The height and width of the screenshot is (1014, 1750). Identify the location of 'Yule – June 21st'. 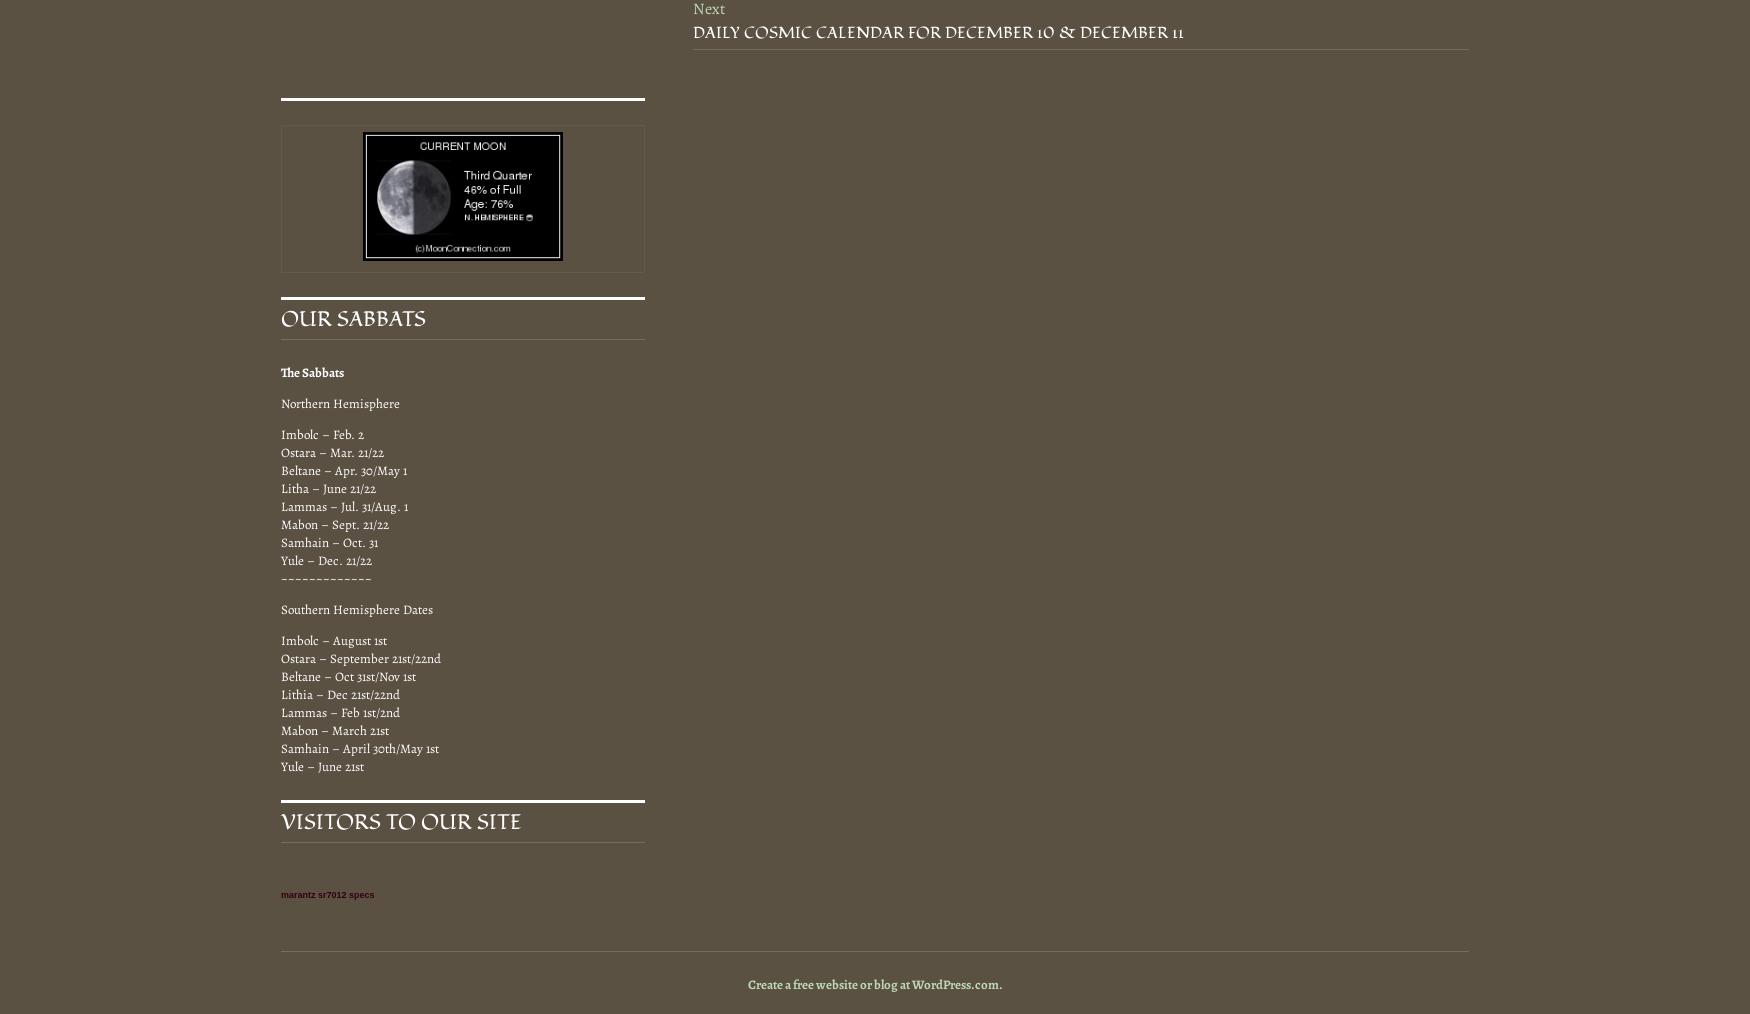
(322, 765).